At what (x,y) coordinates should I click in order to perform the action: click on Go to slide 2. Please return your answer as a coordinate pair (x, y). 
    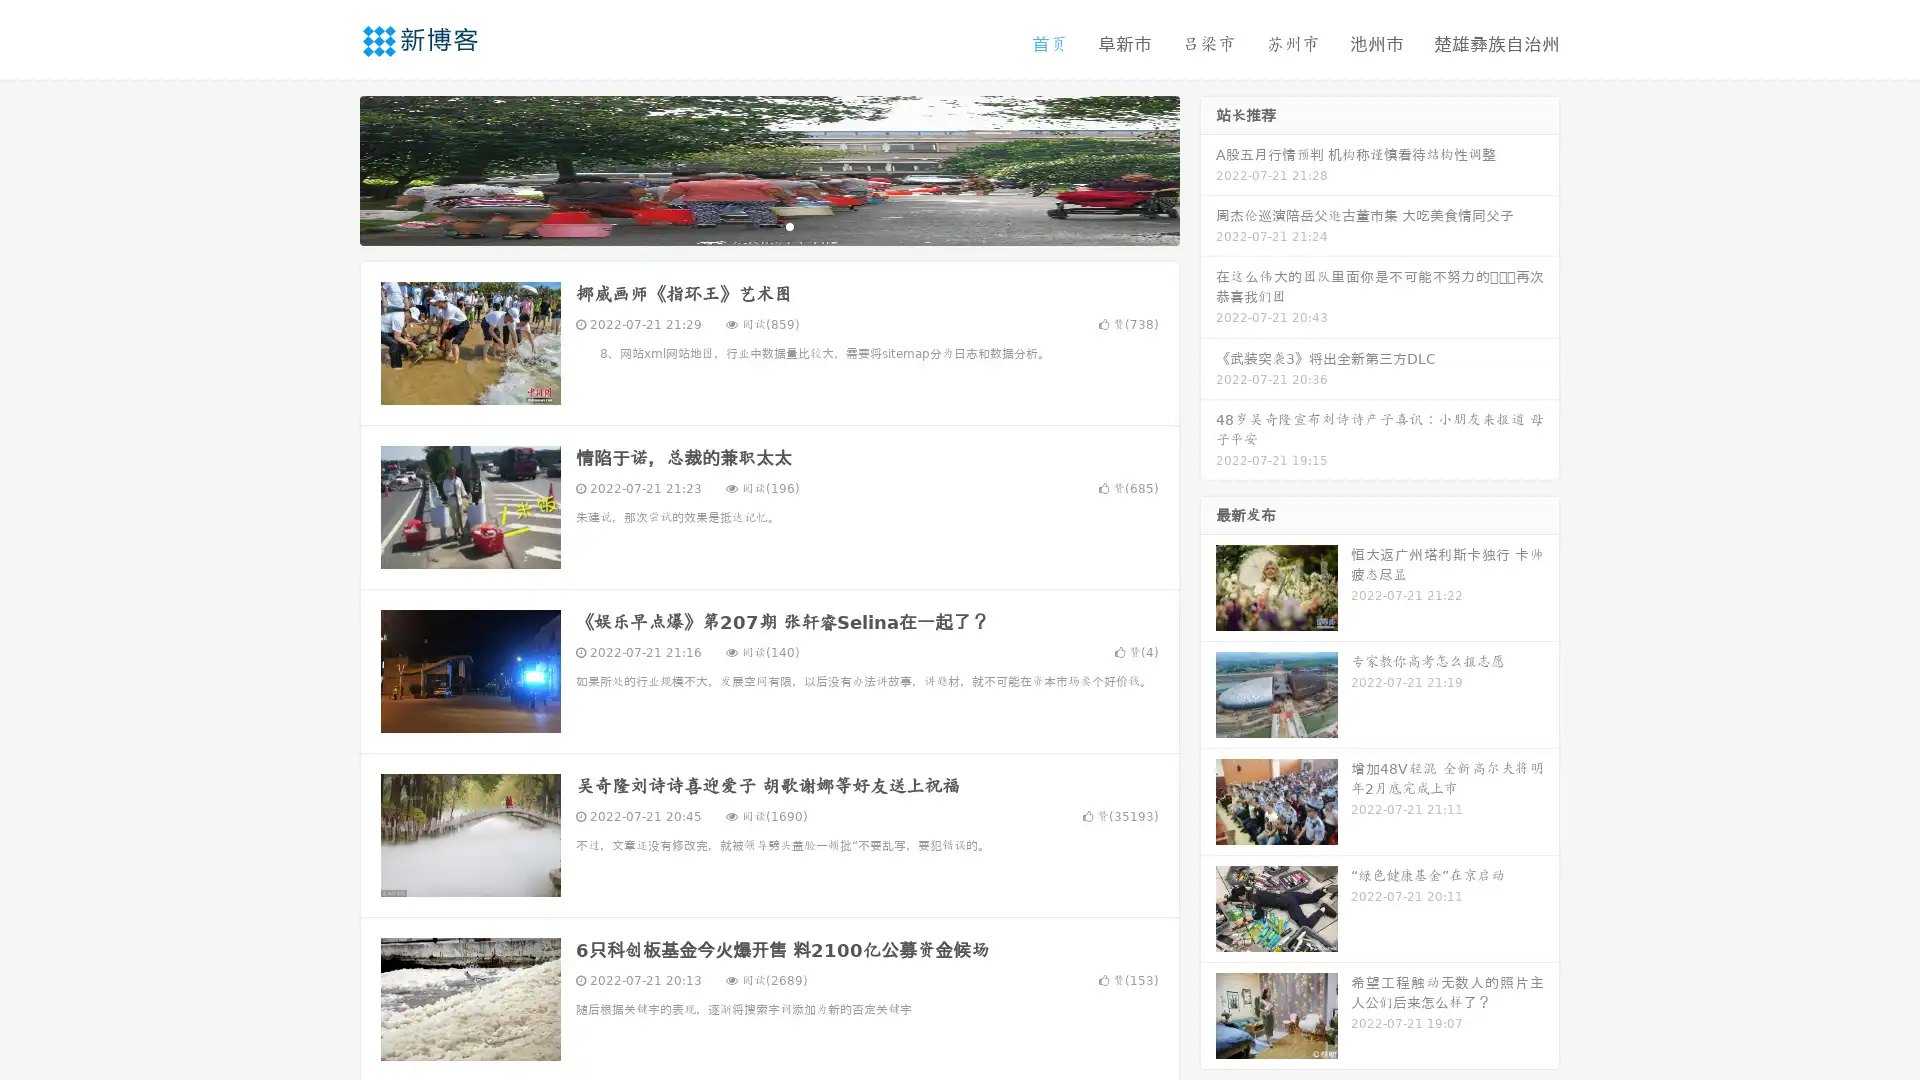
    Looking at the image, I should click on (768, 225).